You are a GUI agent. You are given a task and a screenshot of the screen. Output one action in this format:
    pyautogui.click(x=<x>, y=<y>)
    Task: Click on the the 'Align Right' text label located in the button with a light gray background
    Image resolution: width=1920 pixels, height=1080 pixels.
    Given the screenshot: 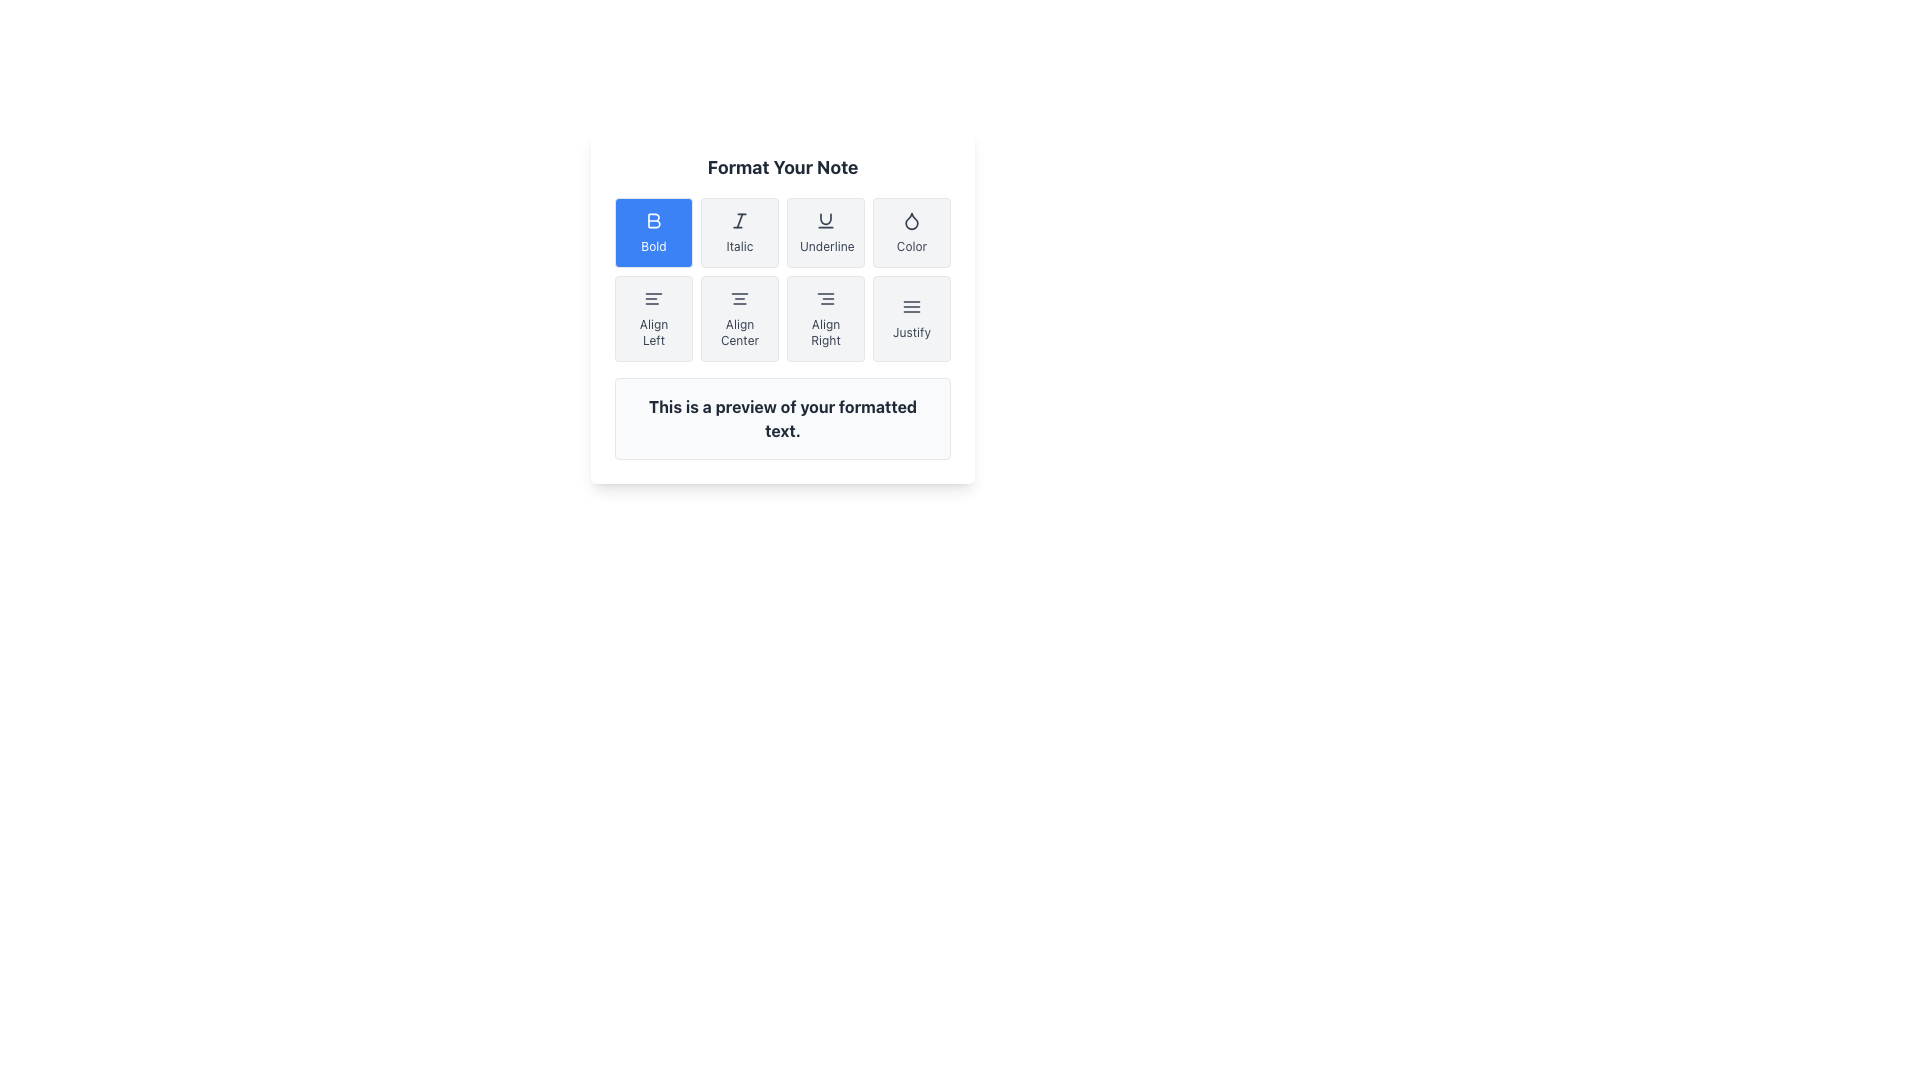 What is the action you would take?
    pyautogui.click(x=825, y=331)
    